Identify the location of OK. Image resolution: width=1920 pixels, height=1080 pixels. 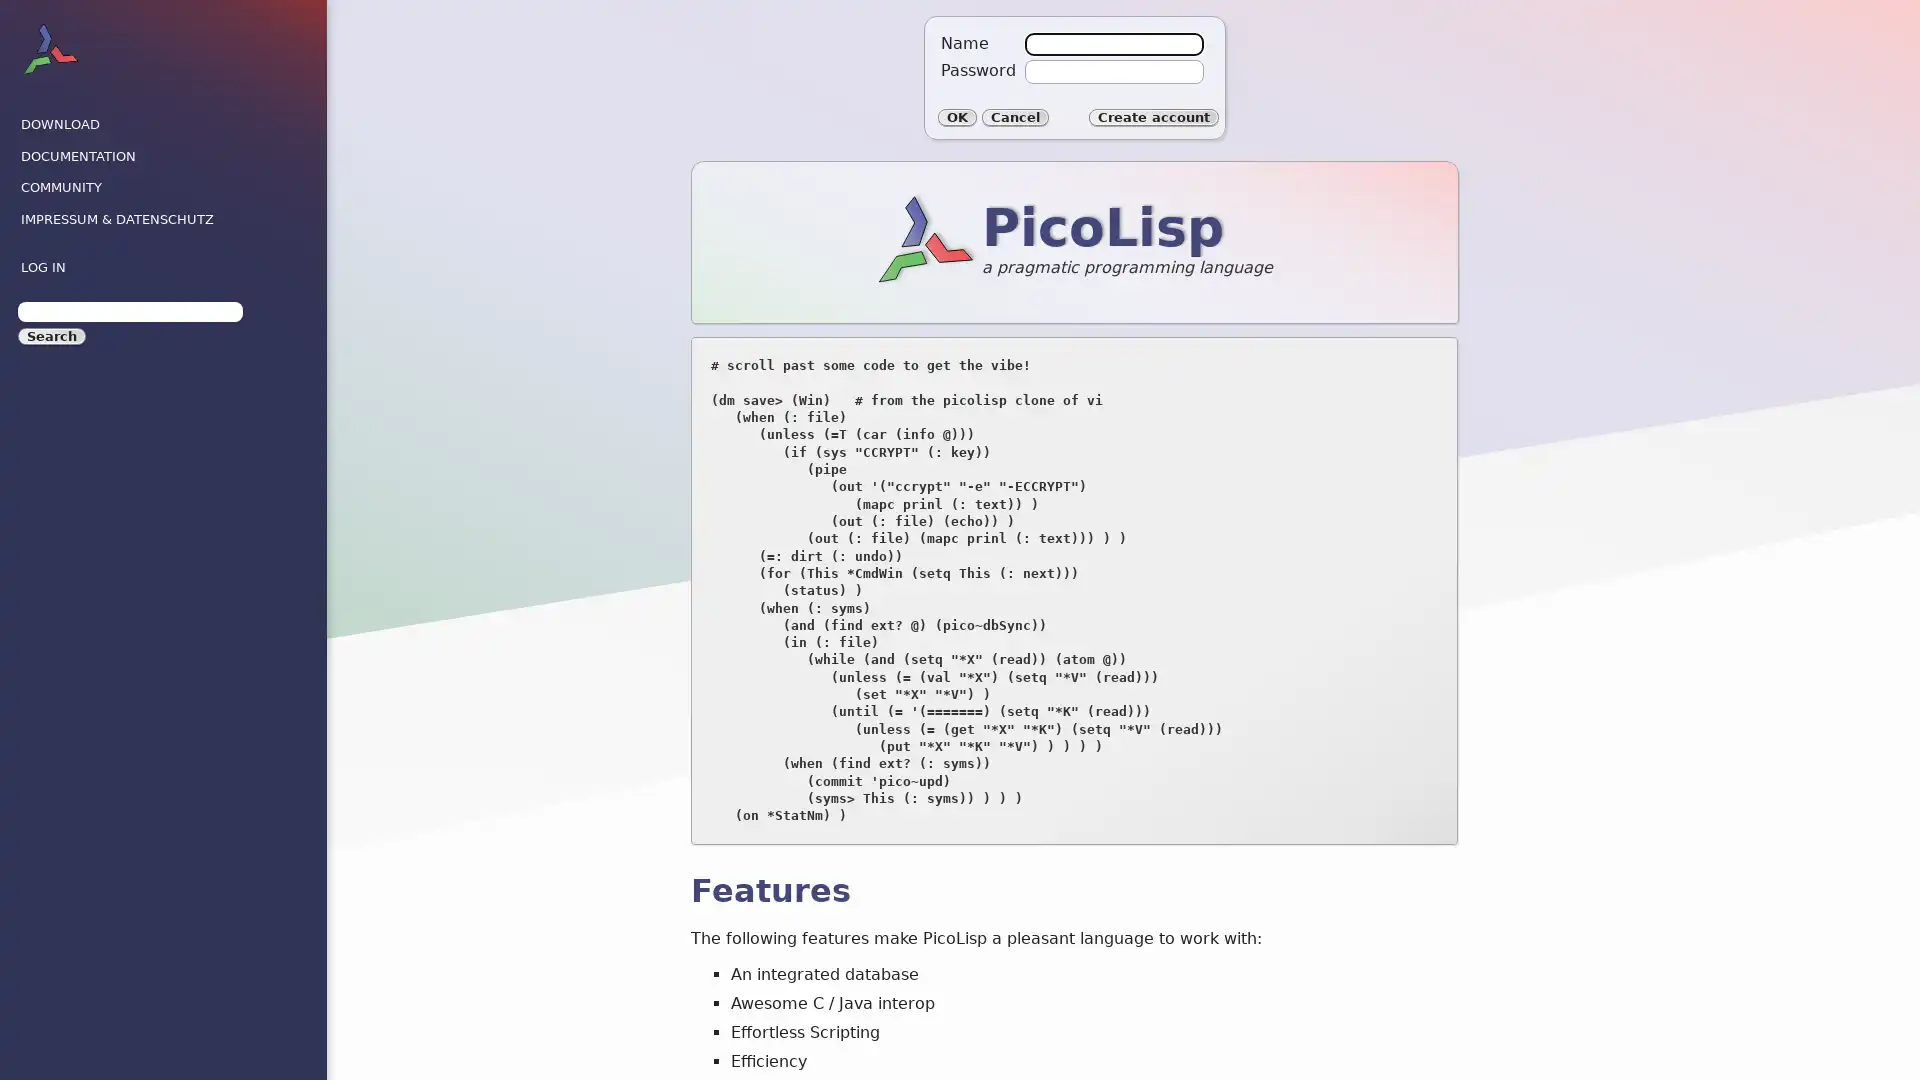
(955, 117).